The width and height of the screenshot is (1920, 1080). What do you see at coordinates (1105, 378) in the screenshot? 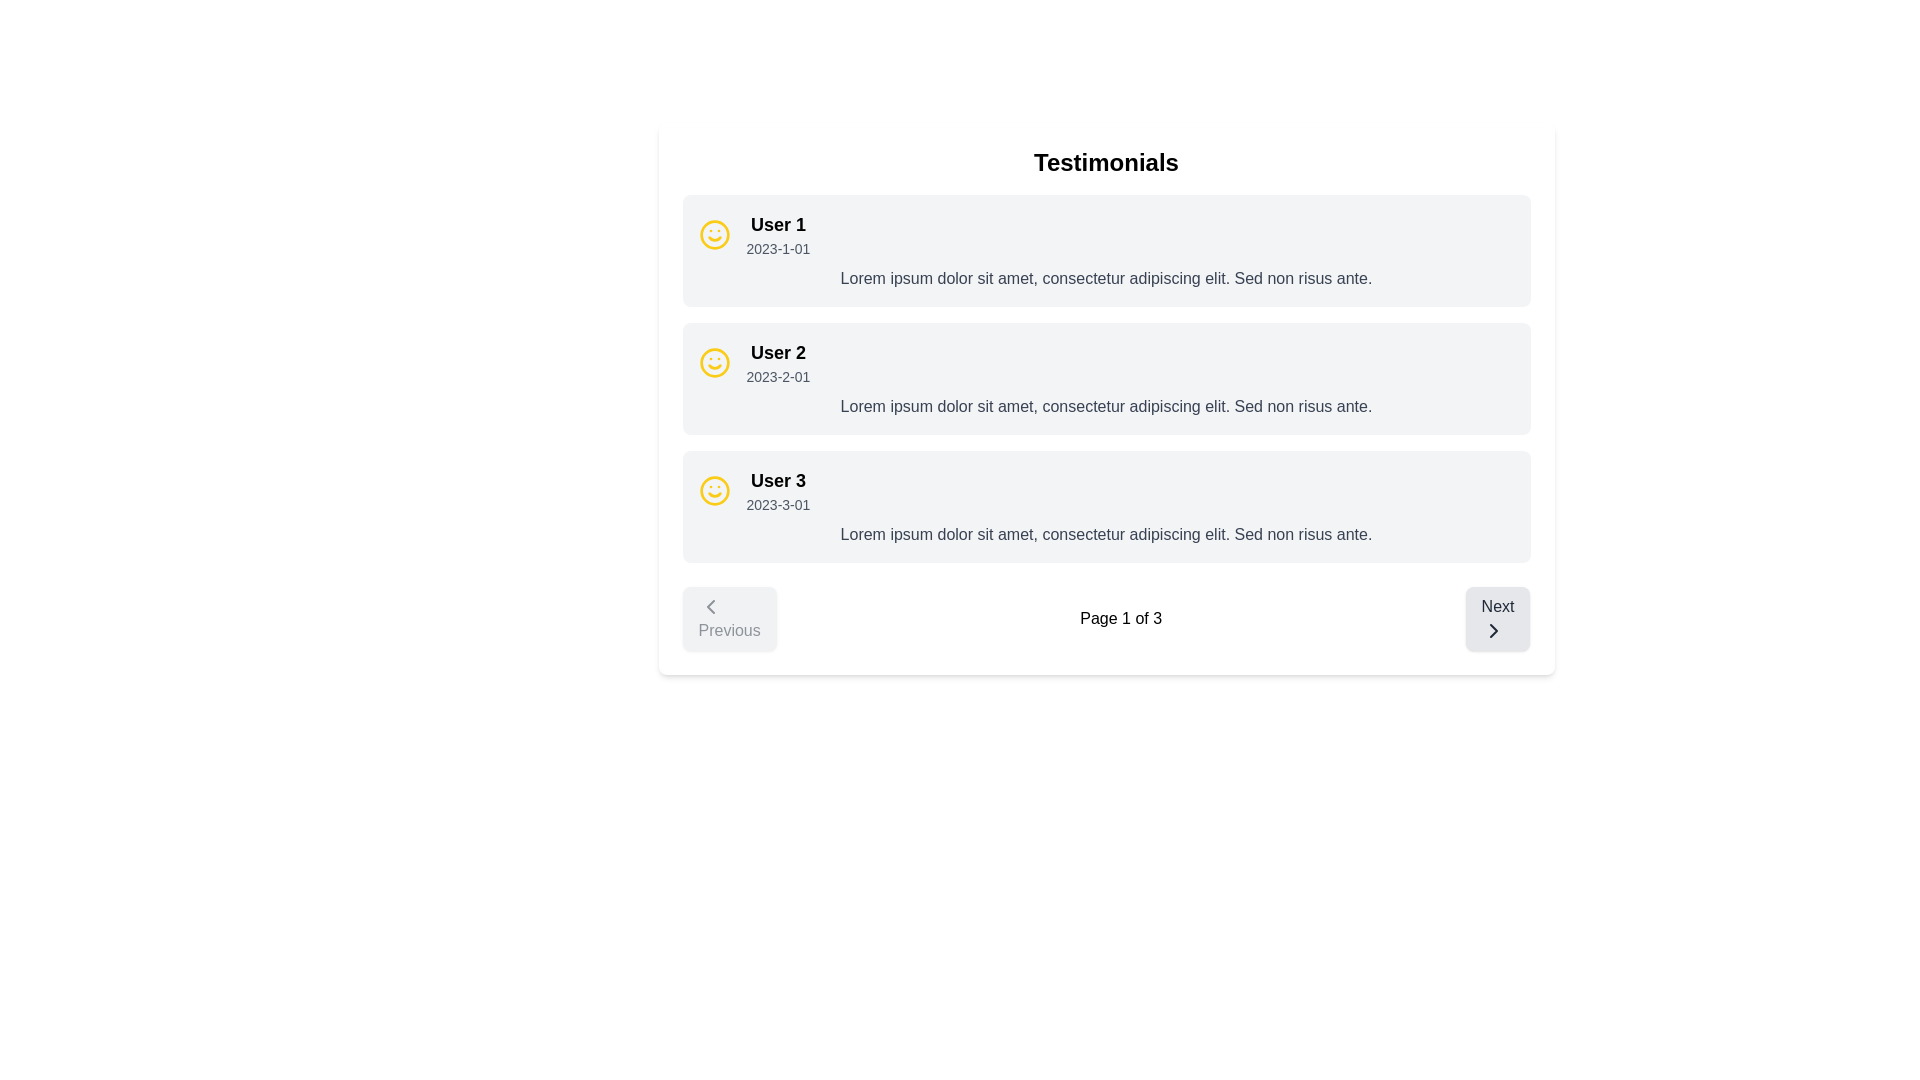
I see `the second user testimonial block in the 'Testimonials' section` at bounding box center [1105, 378].